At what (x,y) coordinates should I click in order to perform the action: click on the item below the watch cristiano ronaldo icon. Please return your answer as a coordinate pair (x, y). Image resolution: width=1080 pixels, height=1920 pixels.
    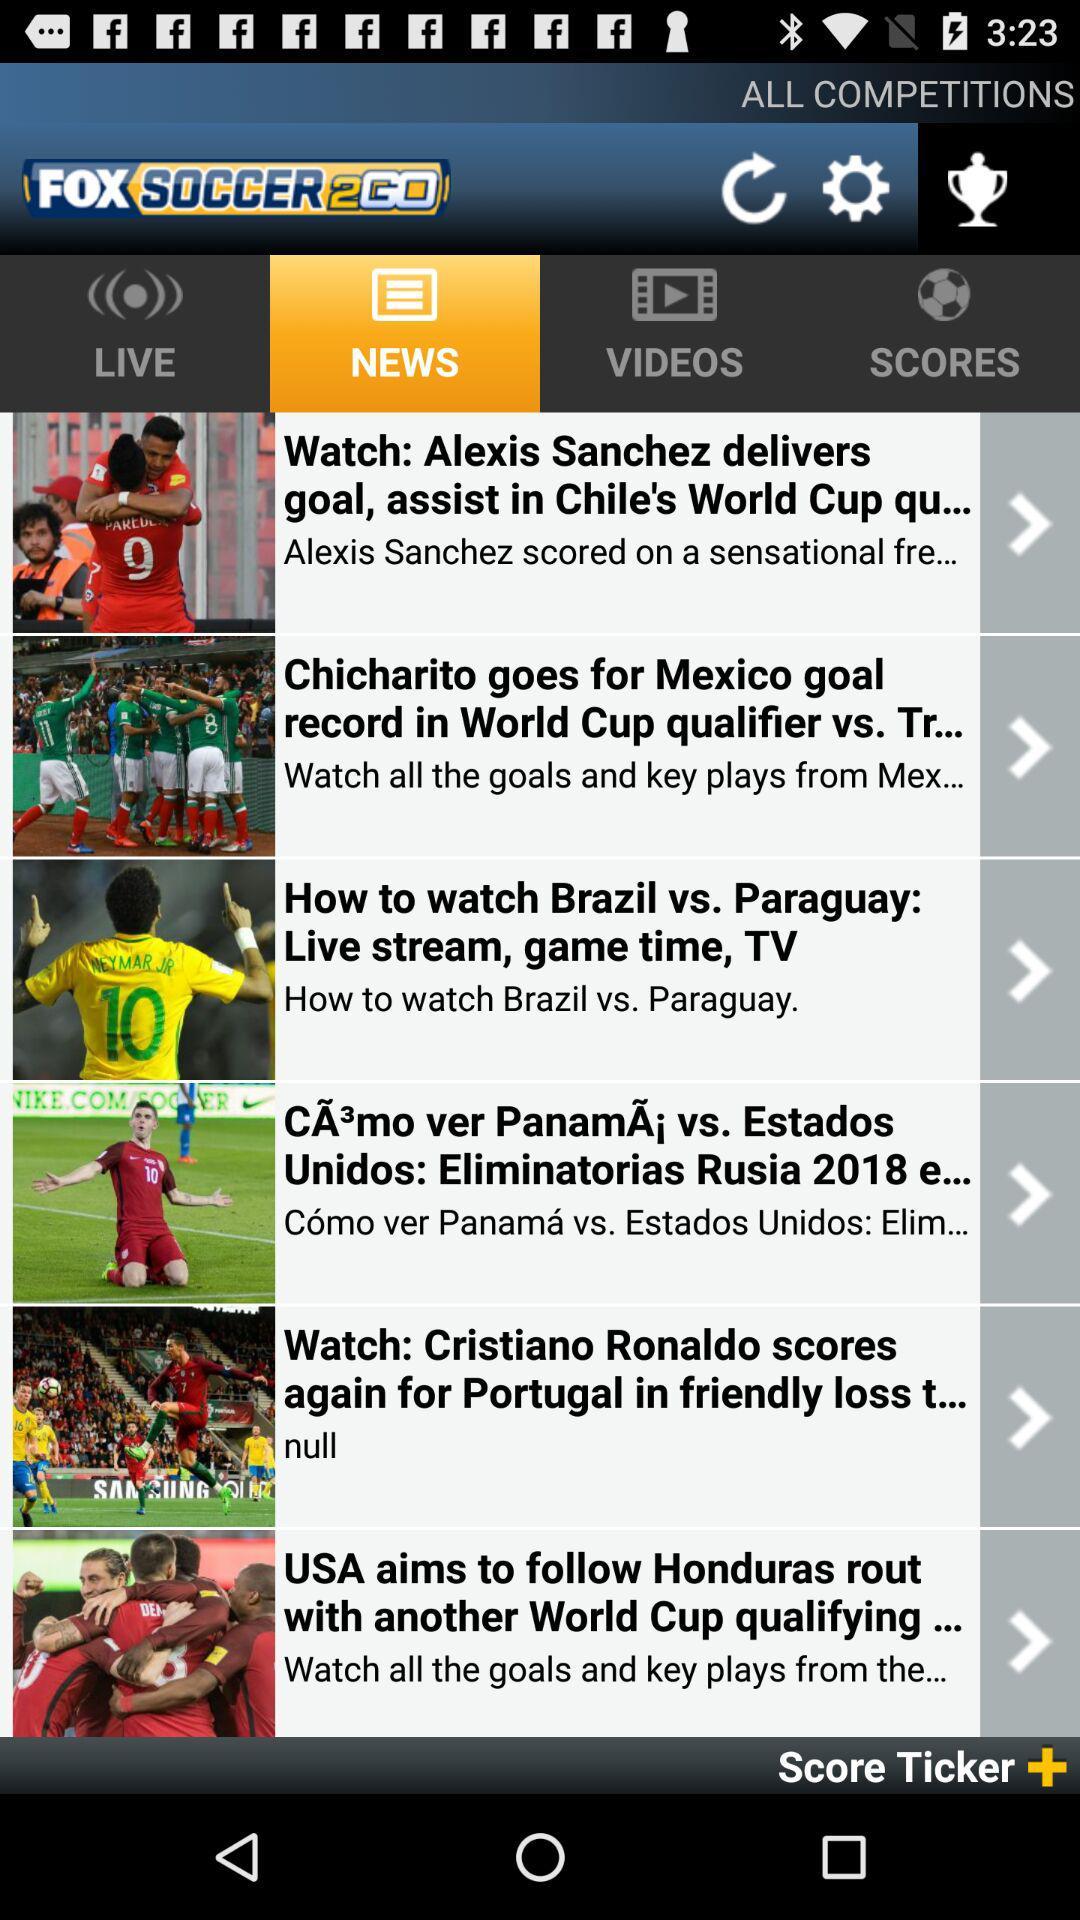
    Looking at the image, I should click on (310, 1444).